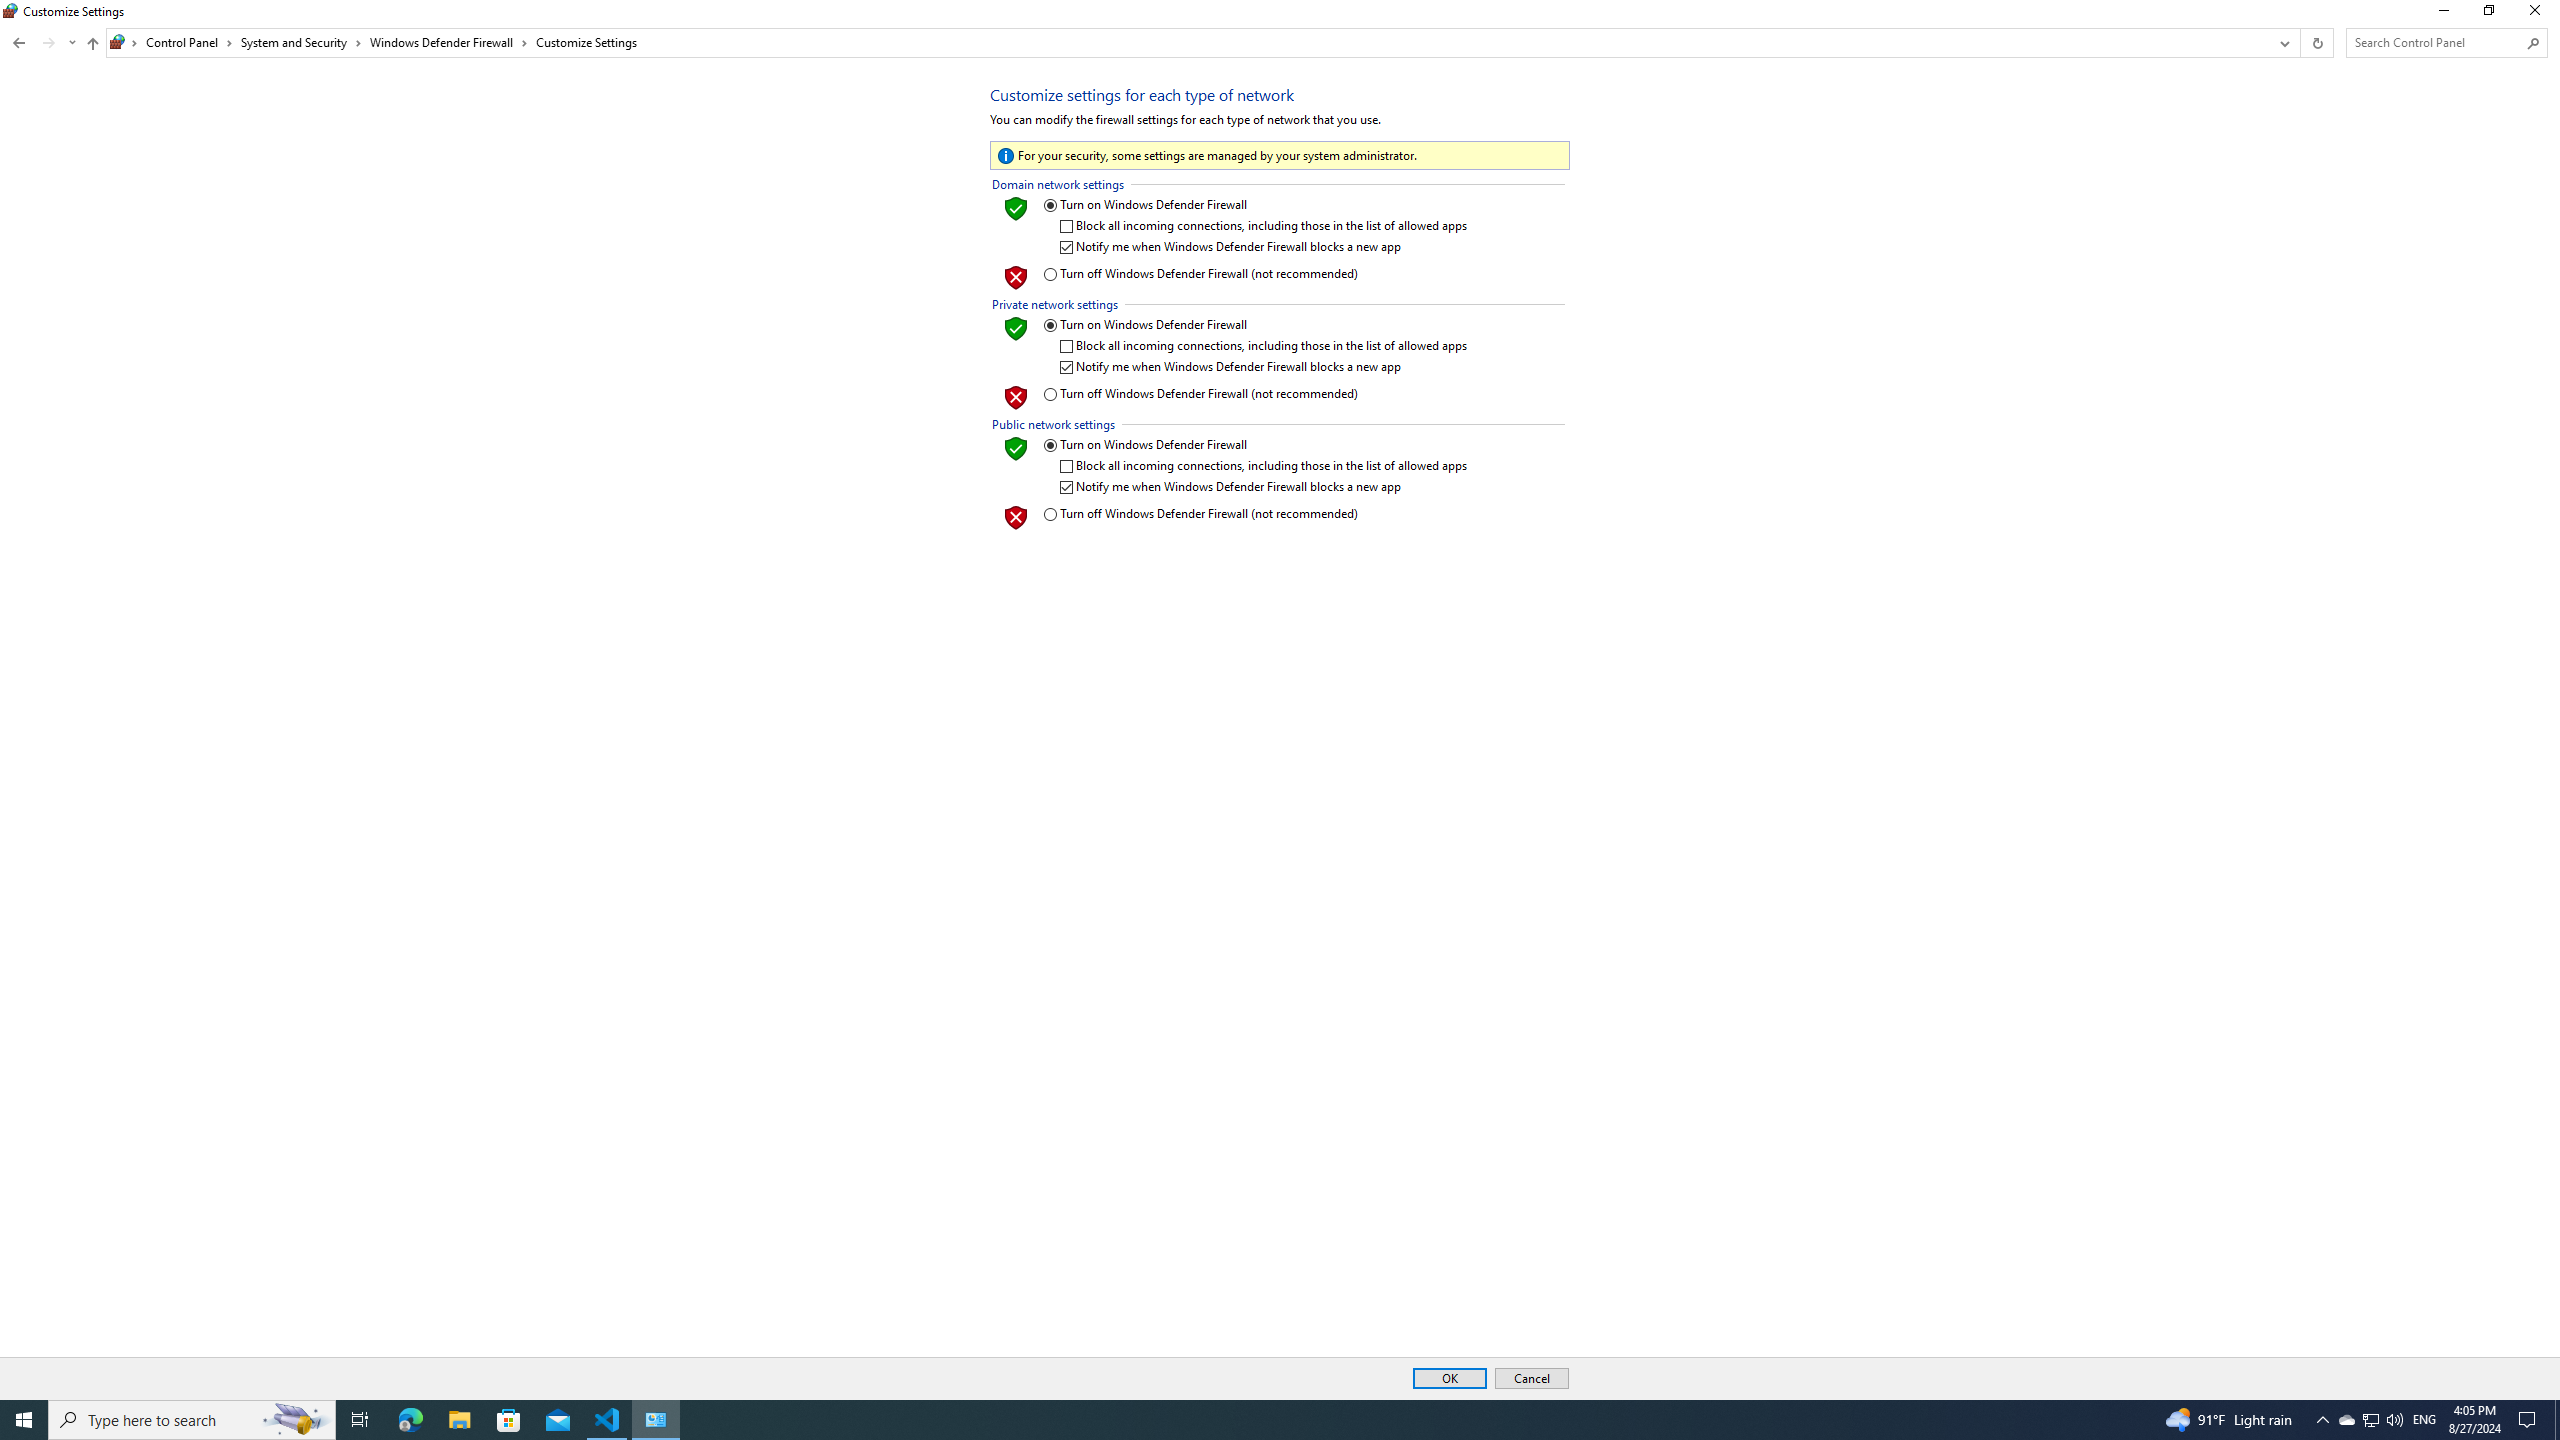 This screenshot has height=1440, width=2560. What do you see at coordinates (48, 42) in the screenshot?
I see `'Forward (Alt + Right Arrow)'` at bounding box center [48, 42].